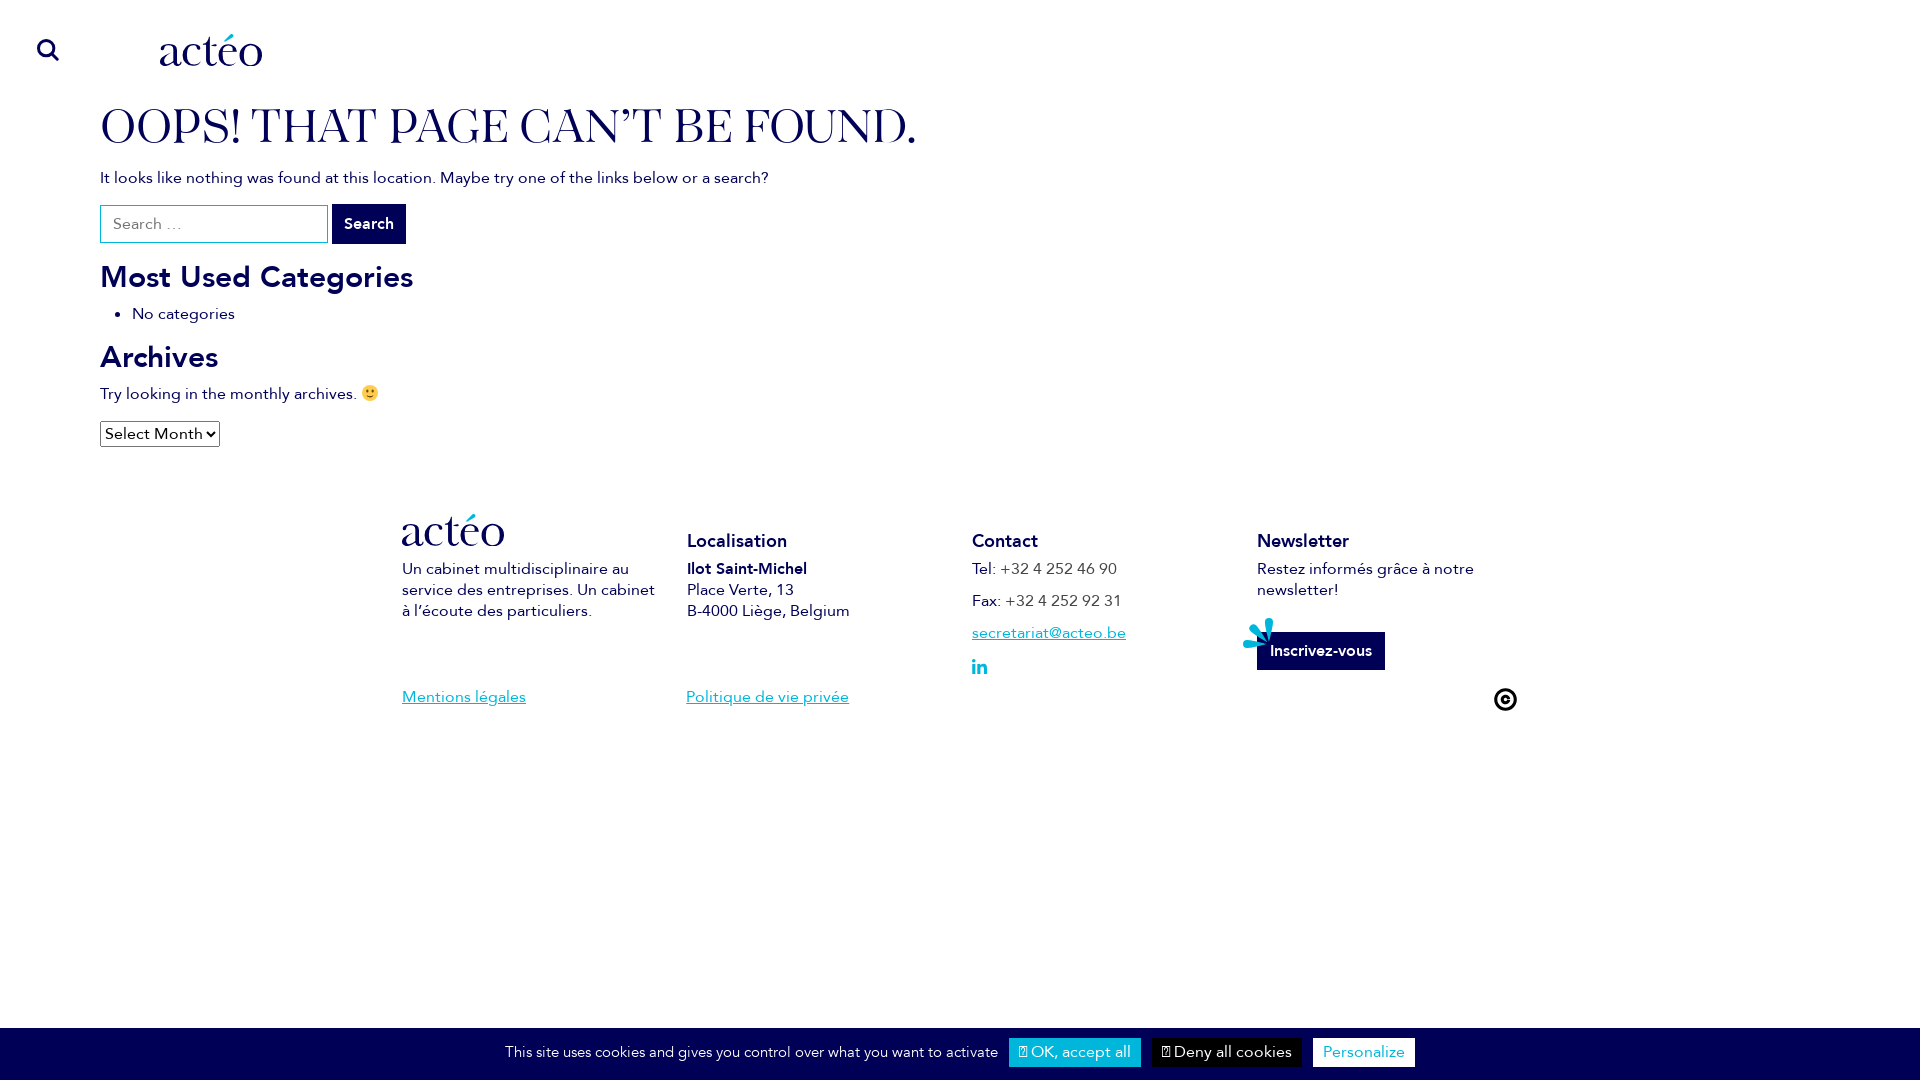  Describe the element at coordinates (1057, 569) in the screenshot. I see `'+32 4 252 46 90'` at that location.